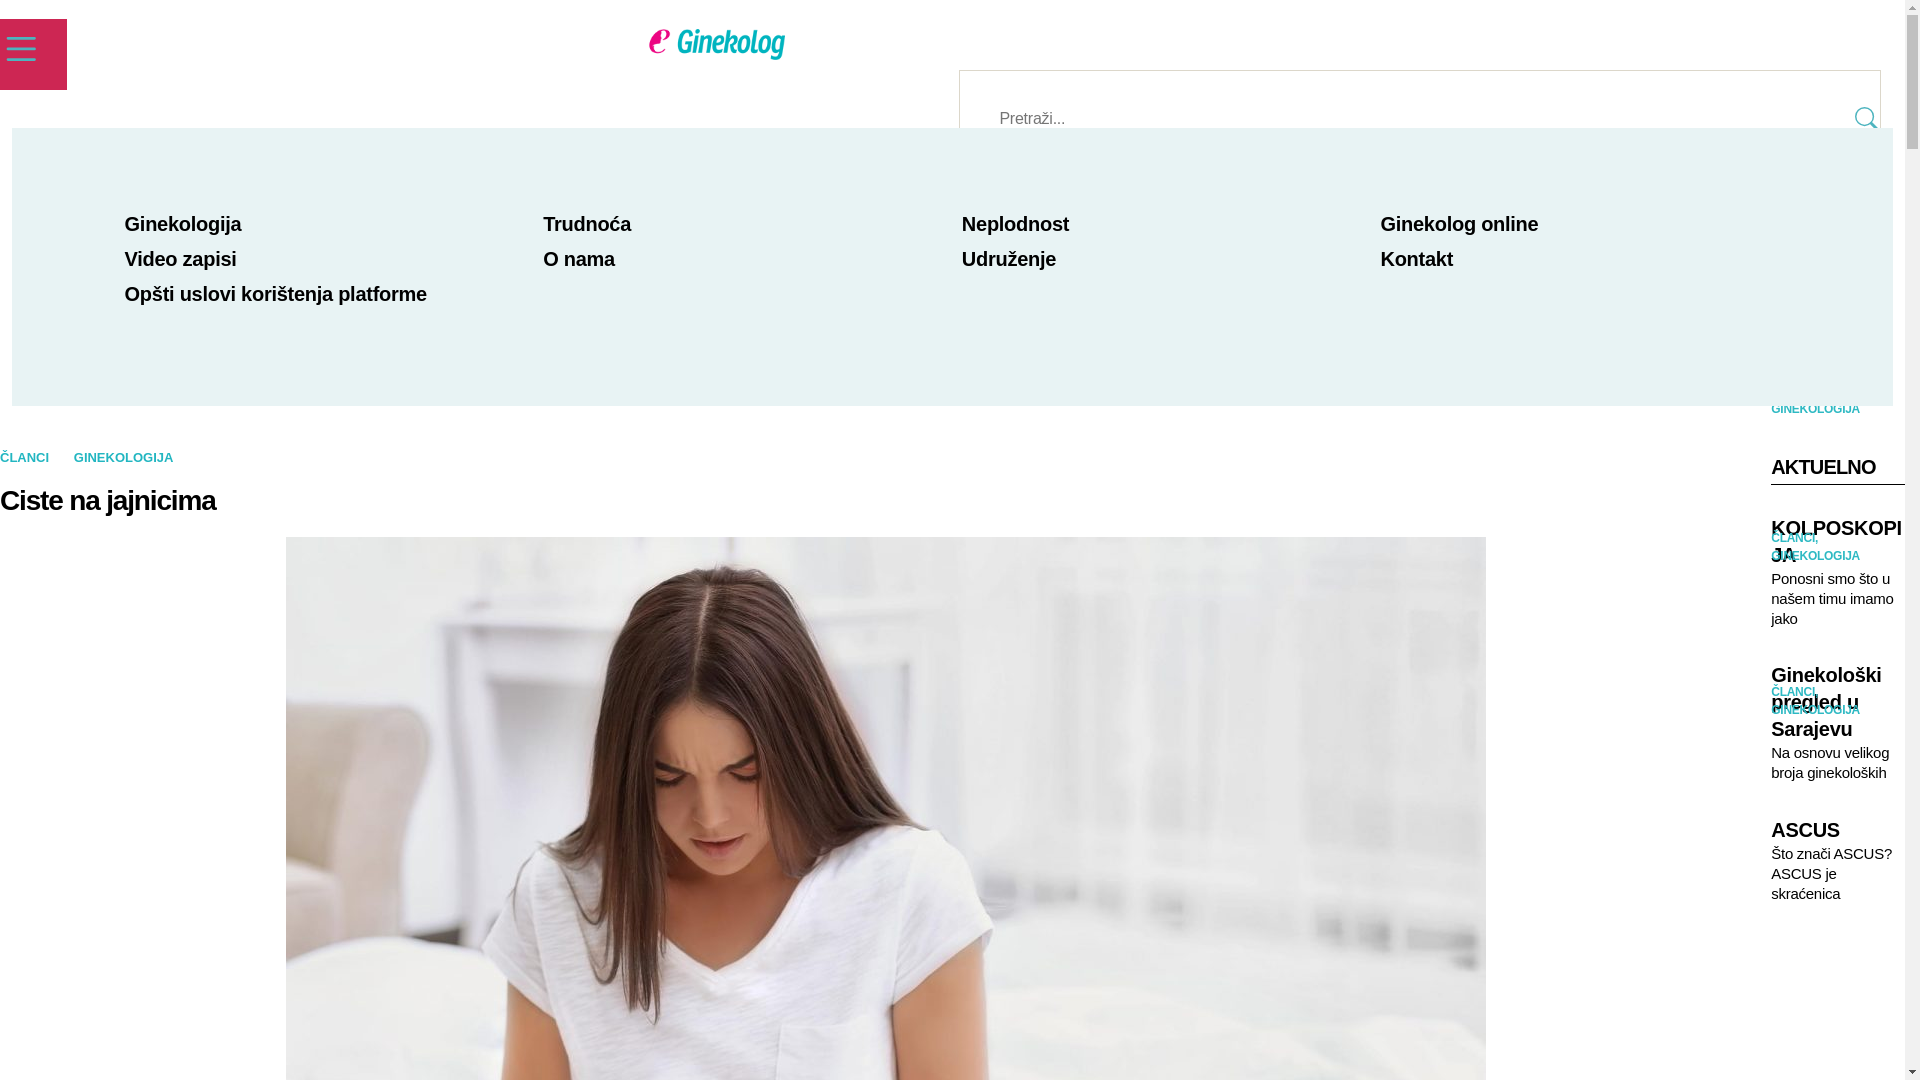 The image size is (1920, 1080). I want to click on 'Ginekolog online', so click(1459, 223).